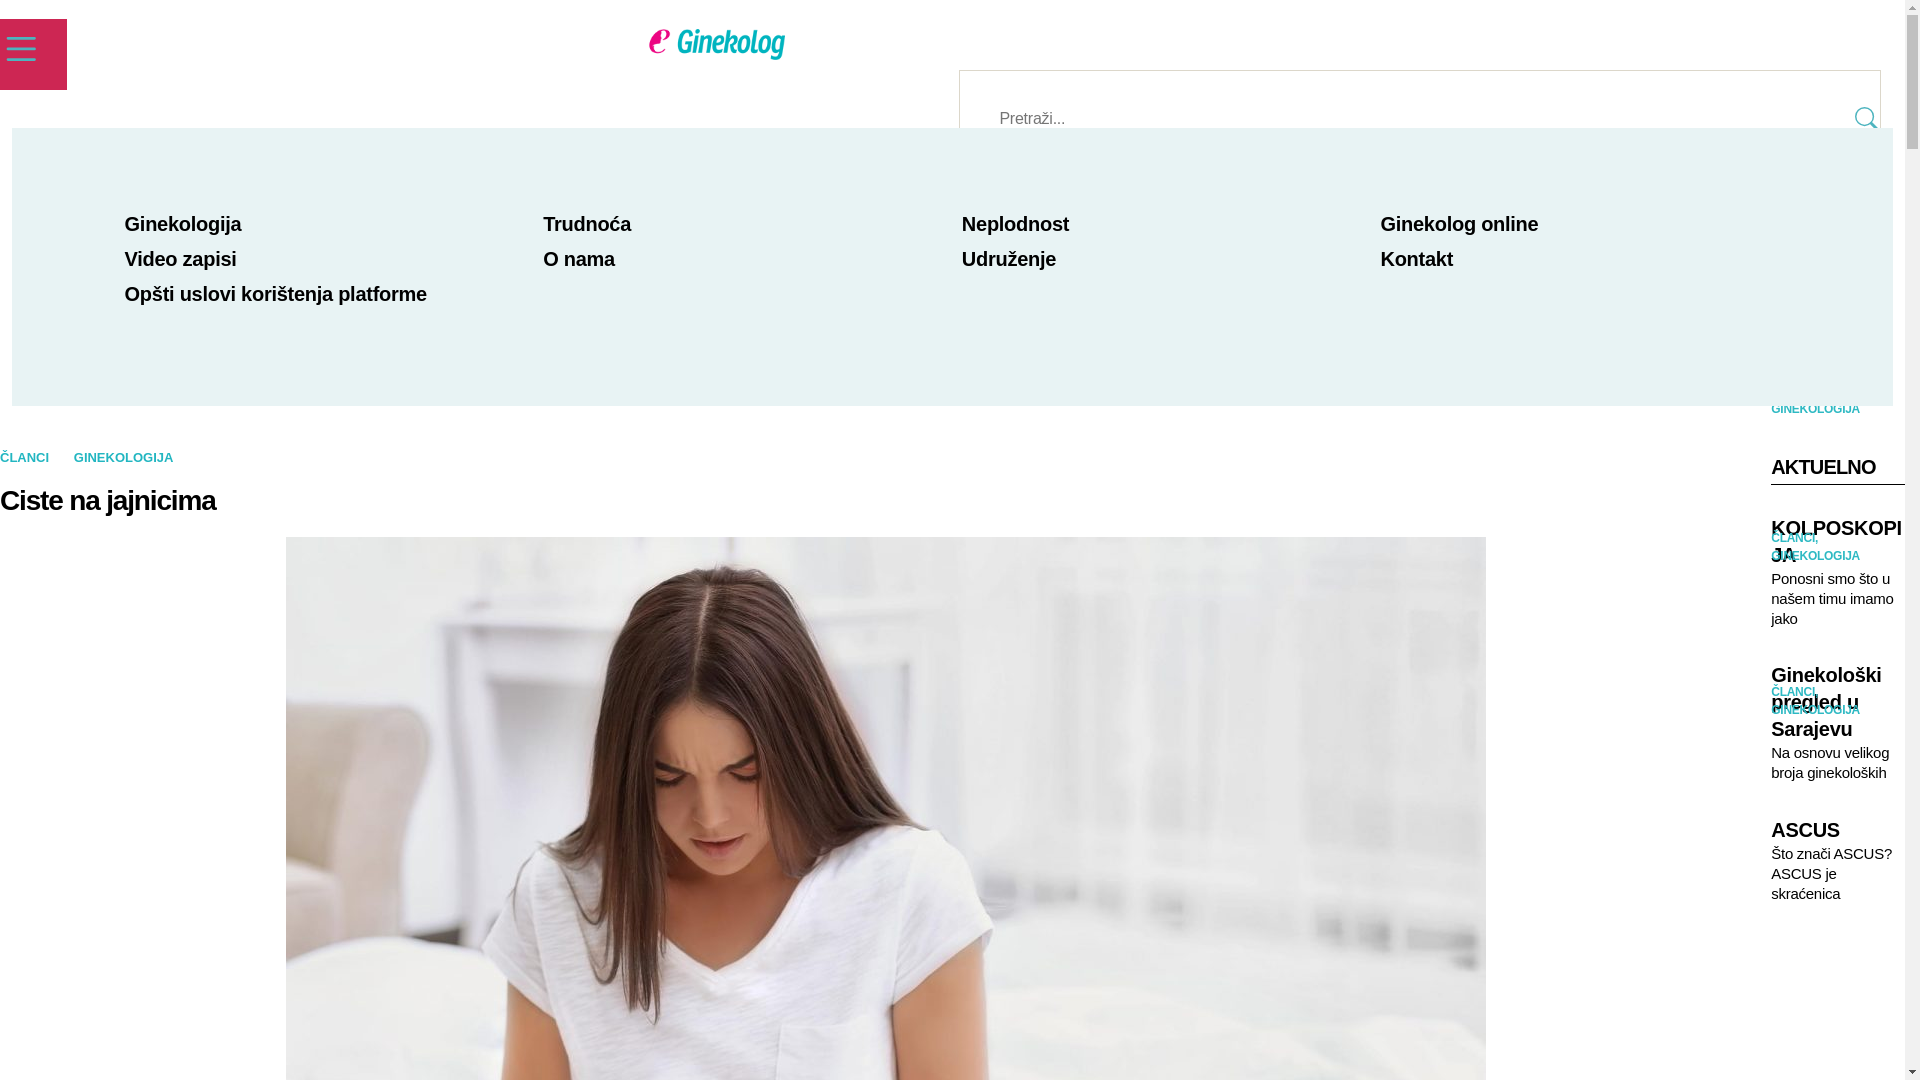 The image size is (1920, 1080). I want to click on 'Ginekolog online', so click(1459, 223).